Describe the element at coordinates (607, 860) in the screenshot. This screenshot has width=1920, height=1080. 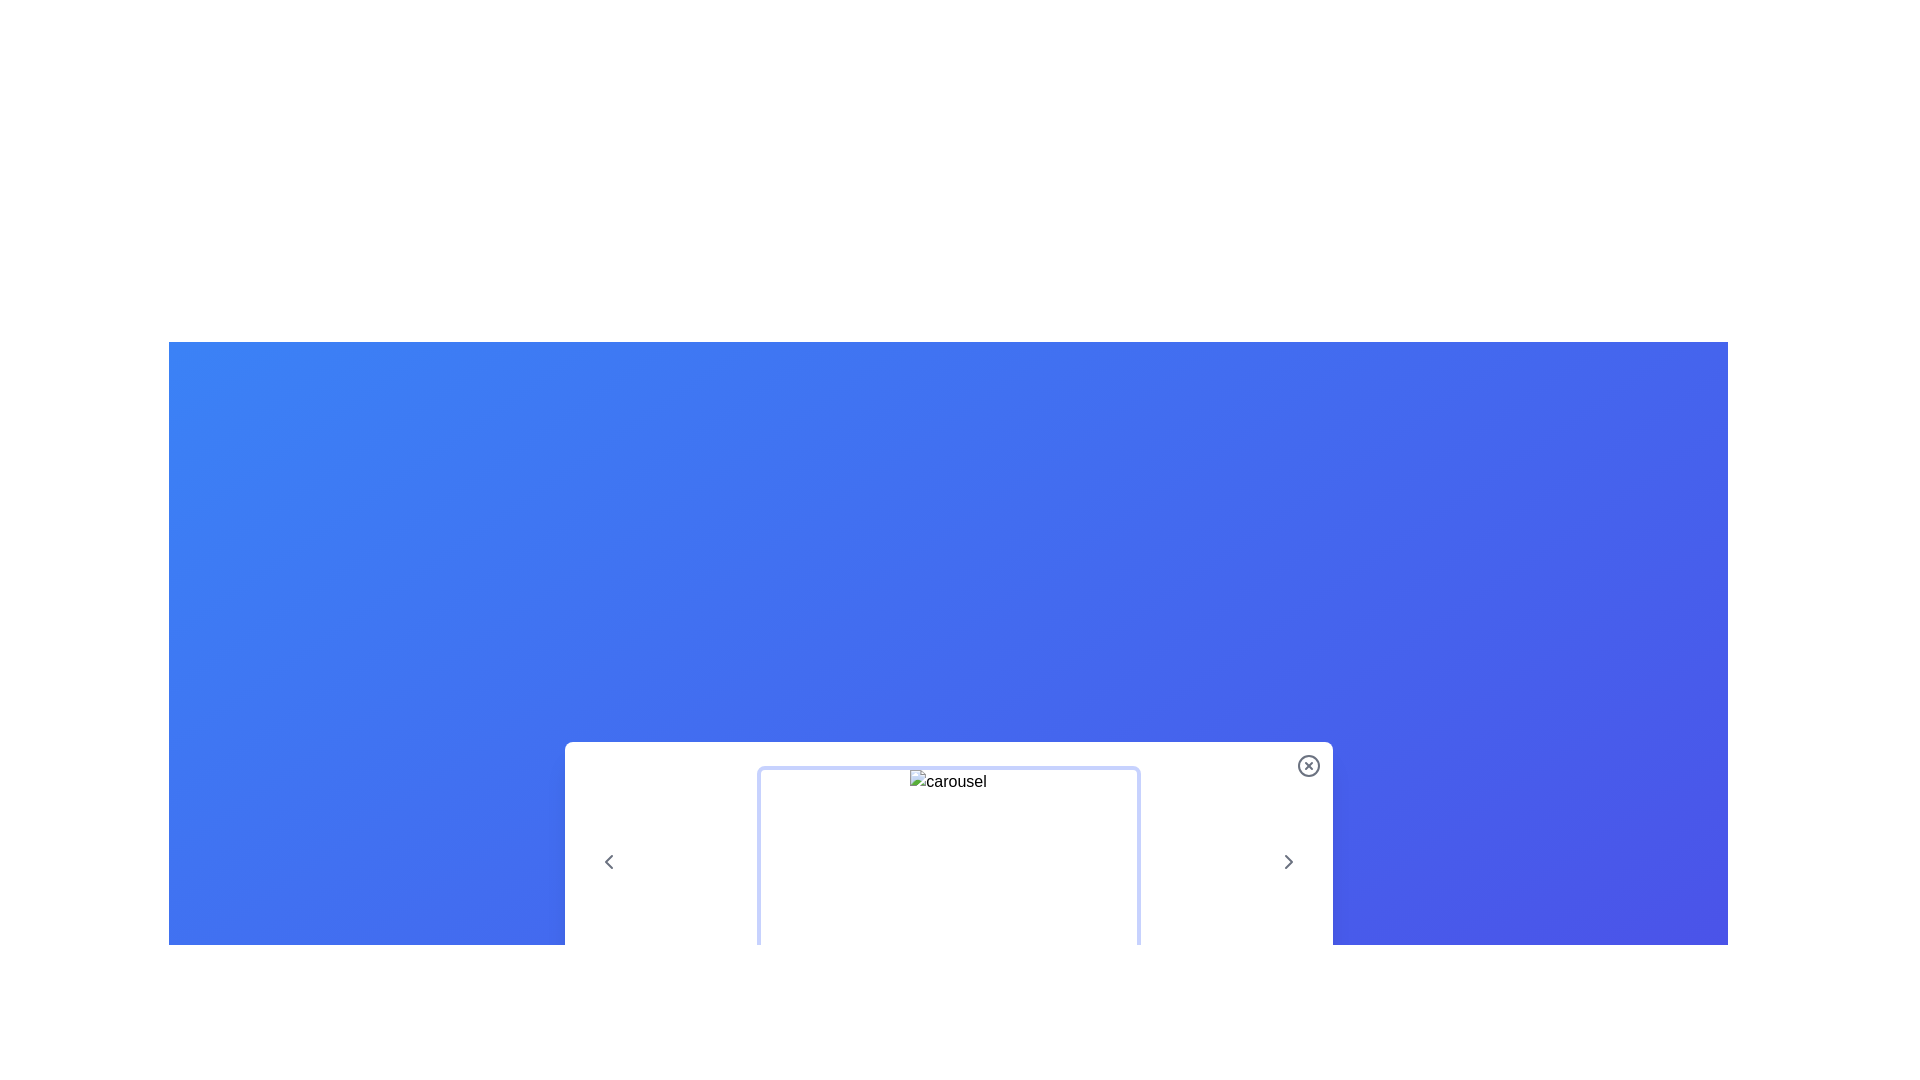
I see `the left navigation icon` at that location.